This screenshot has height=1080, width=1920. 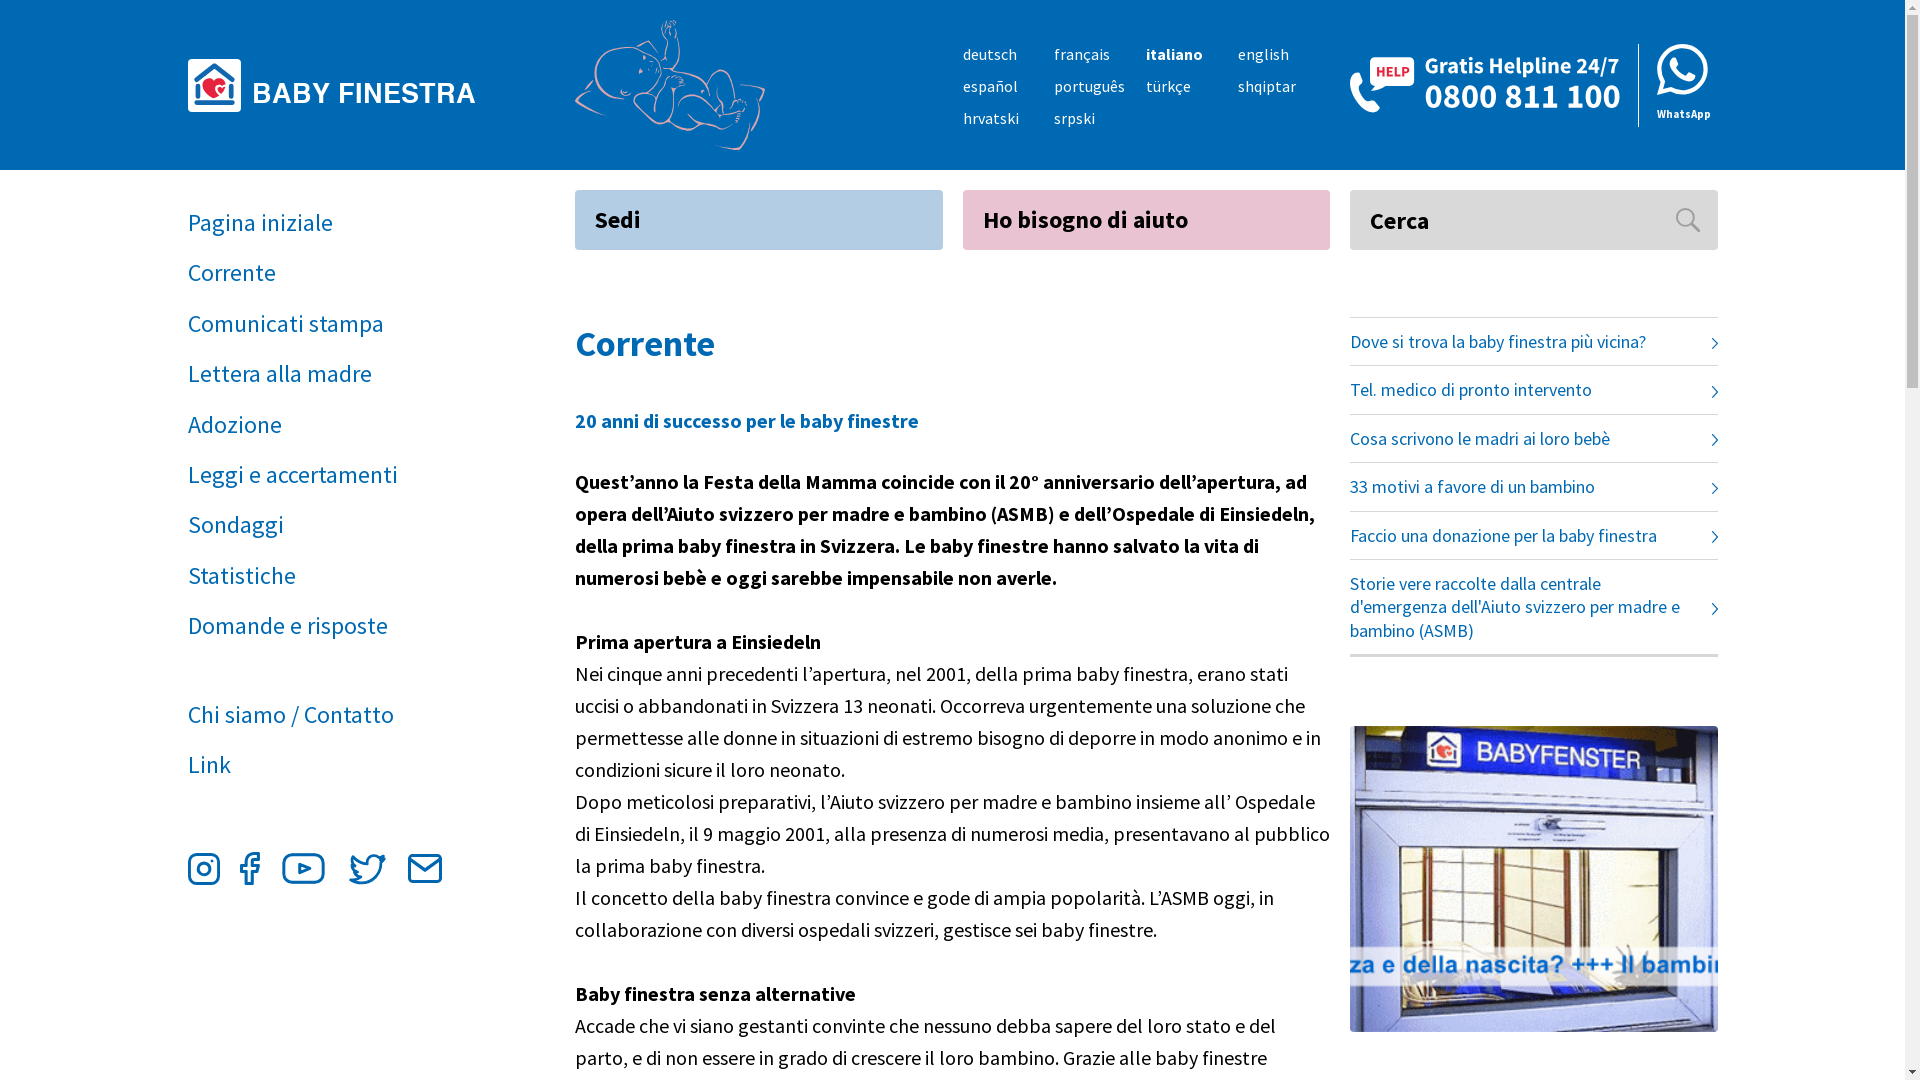 What do you see at coordinates (187, 474) in the screenshot?
I see `'Leggi e accertamenti'` at bounding box center [187, 474].